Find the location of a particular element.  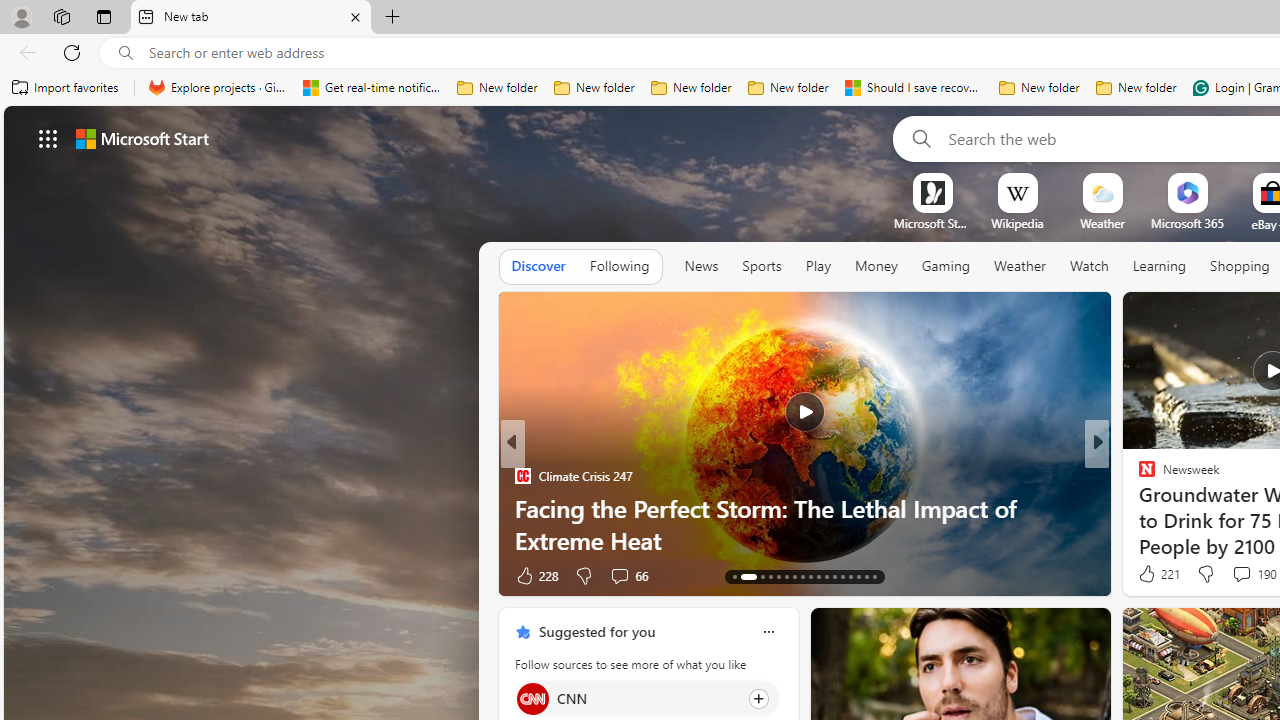

'Import favorites' is located at coordinates (65, 87).